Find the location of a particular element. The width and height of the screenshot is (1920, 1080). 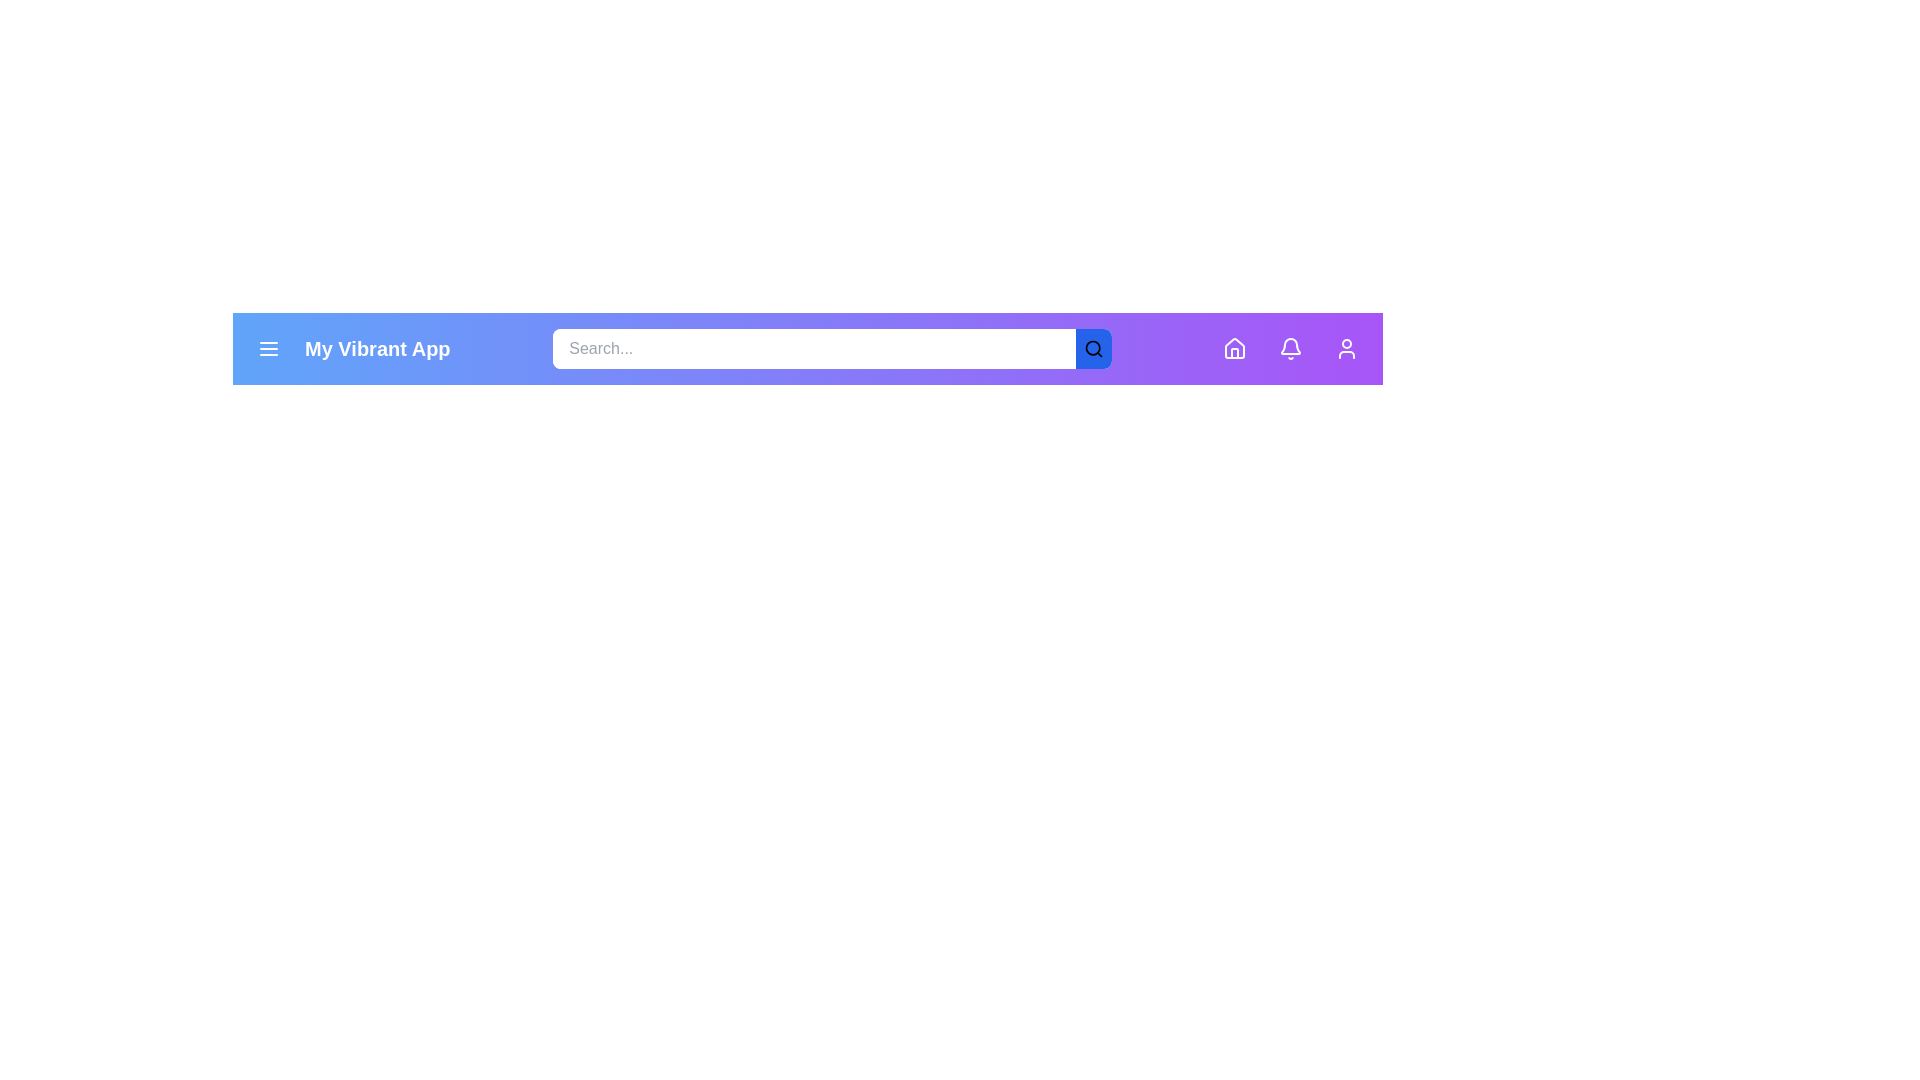

the profile button located at the top-right corner of the app bar is located at coordinates (1347, 347).